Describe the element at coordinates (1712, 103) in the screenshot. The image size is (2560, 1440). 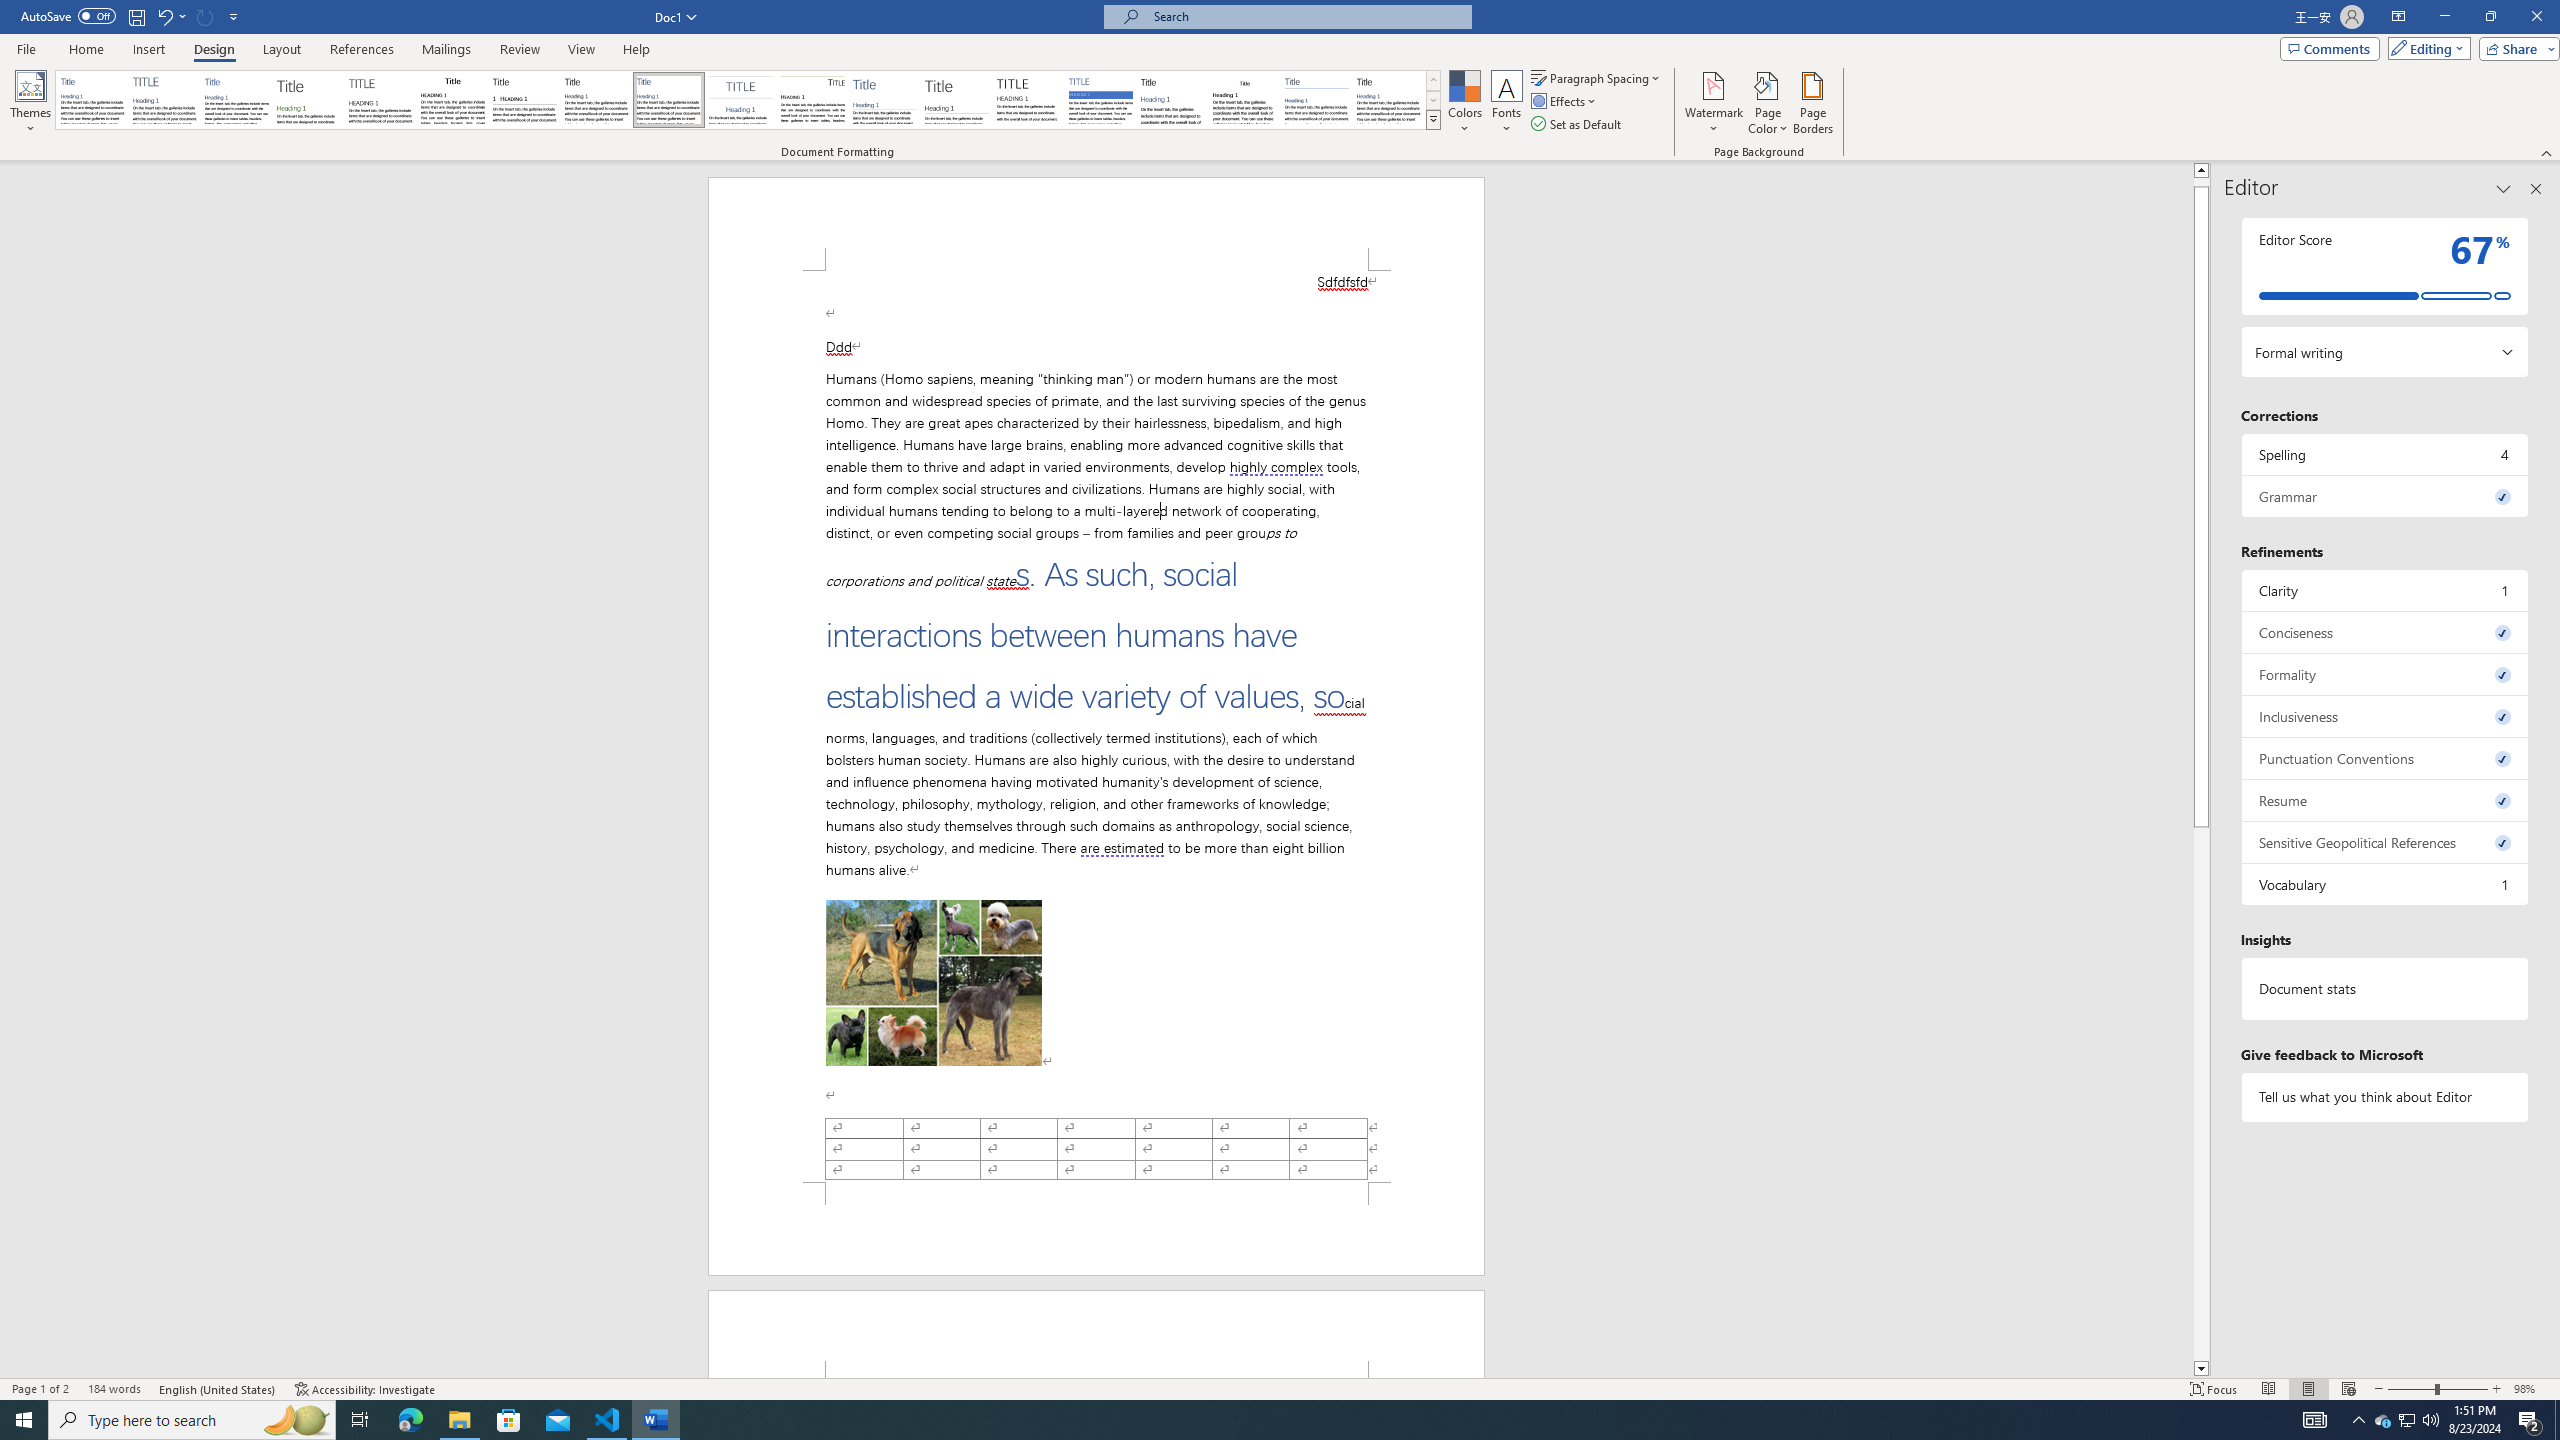
I see `'Watermark'` at that location.